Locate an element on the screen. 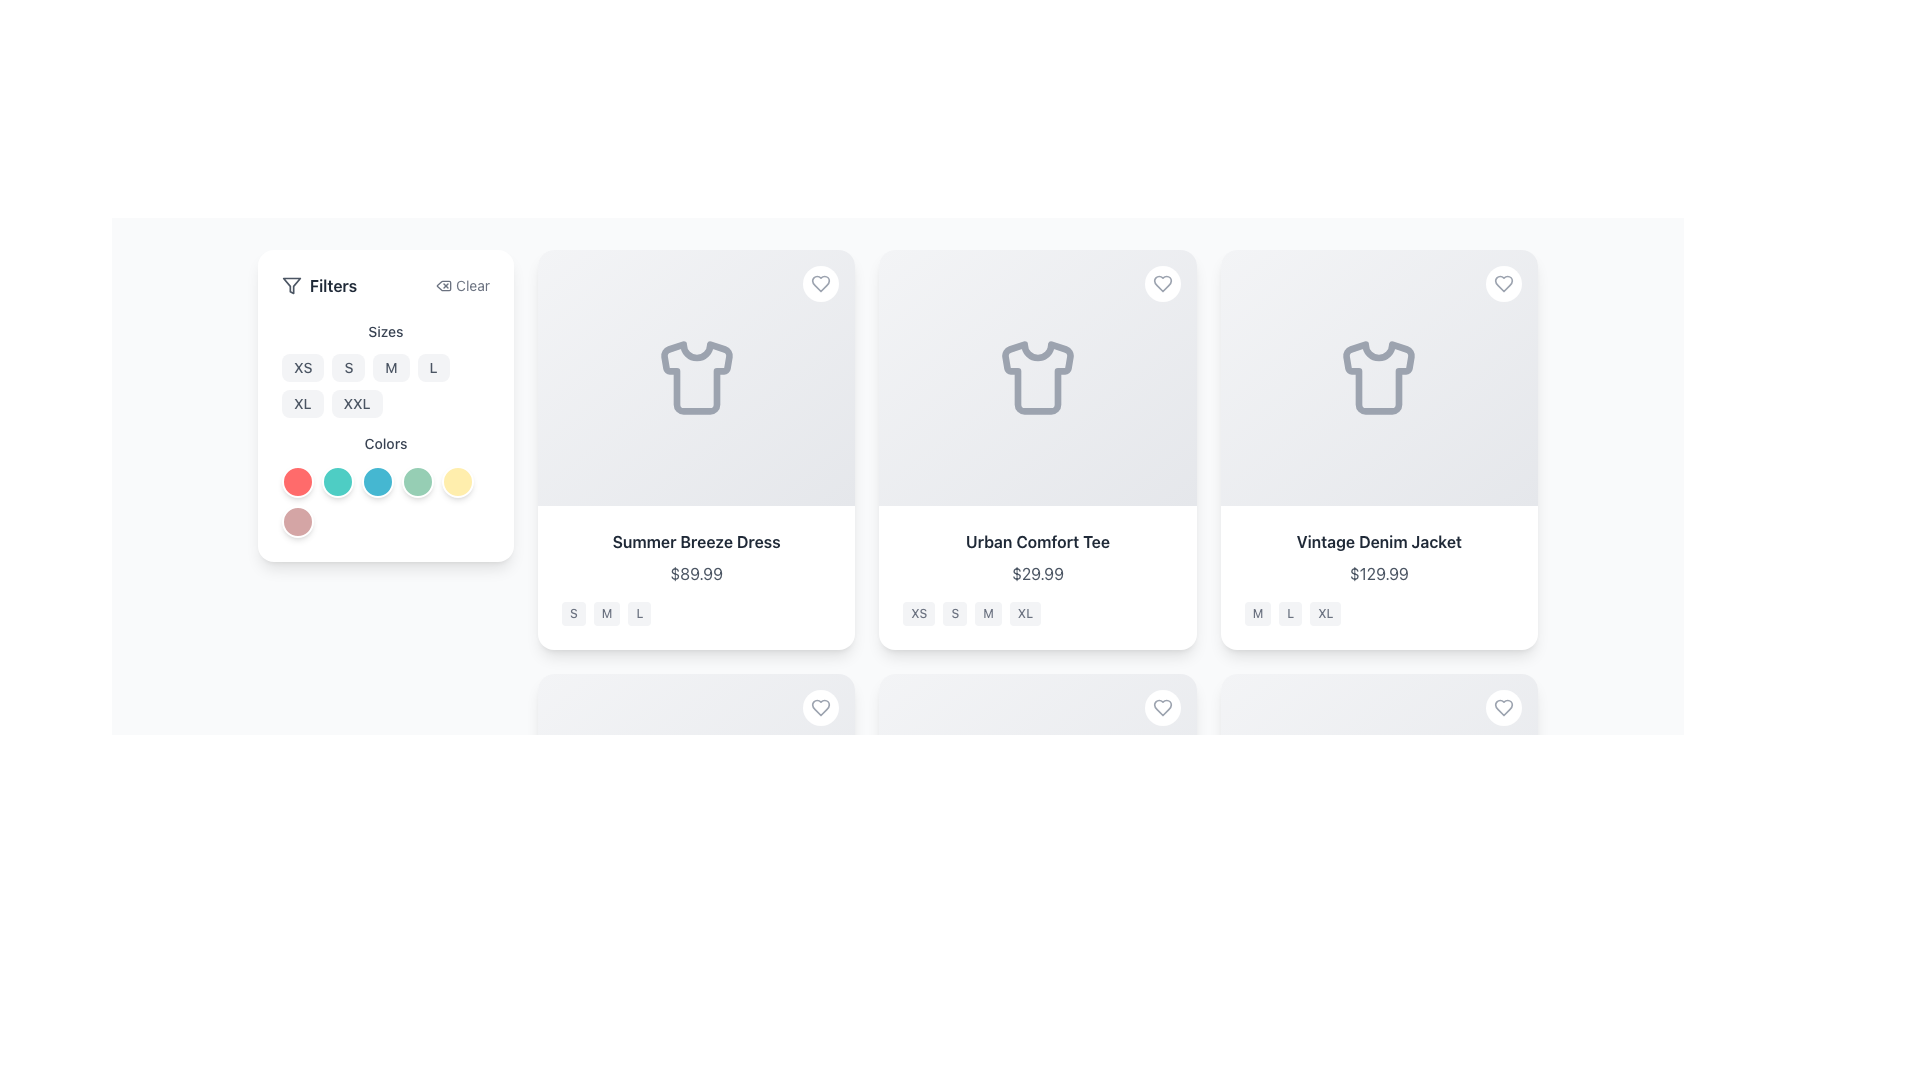 This screenshot has height=1080, width=1920. the fifth button is located at coordinates (456, 482).